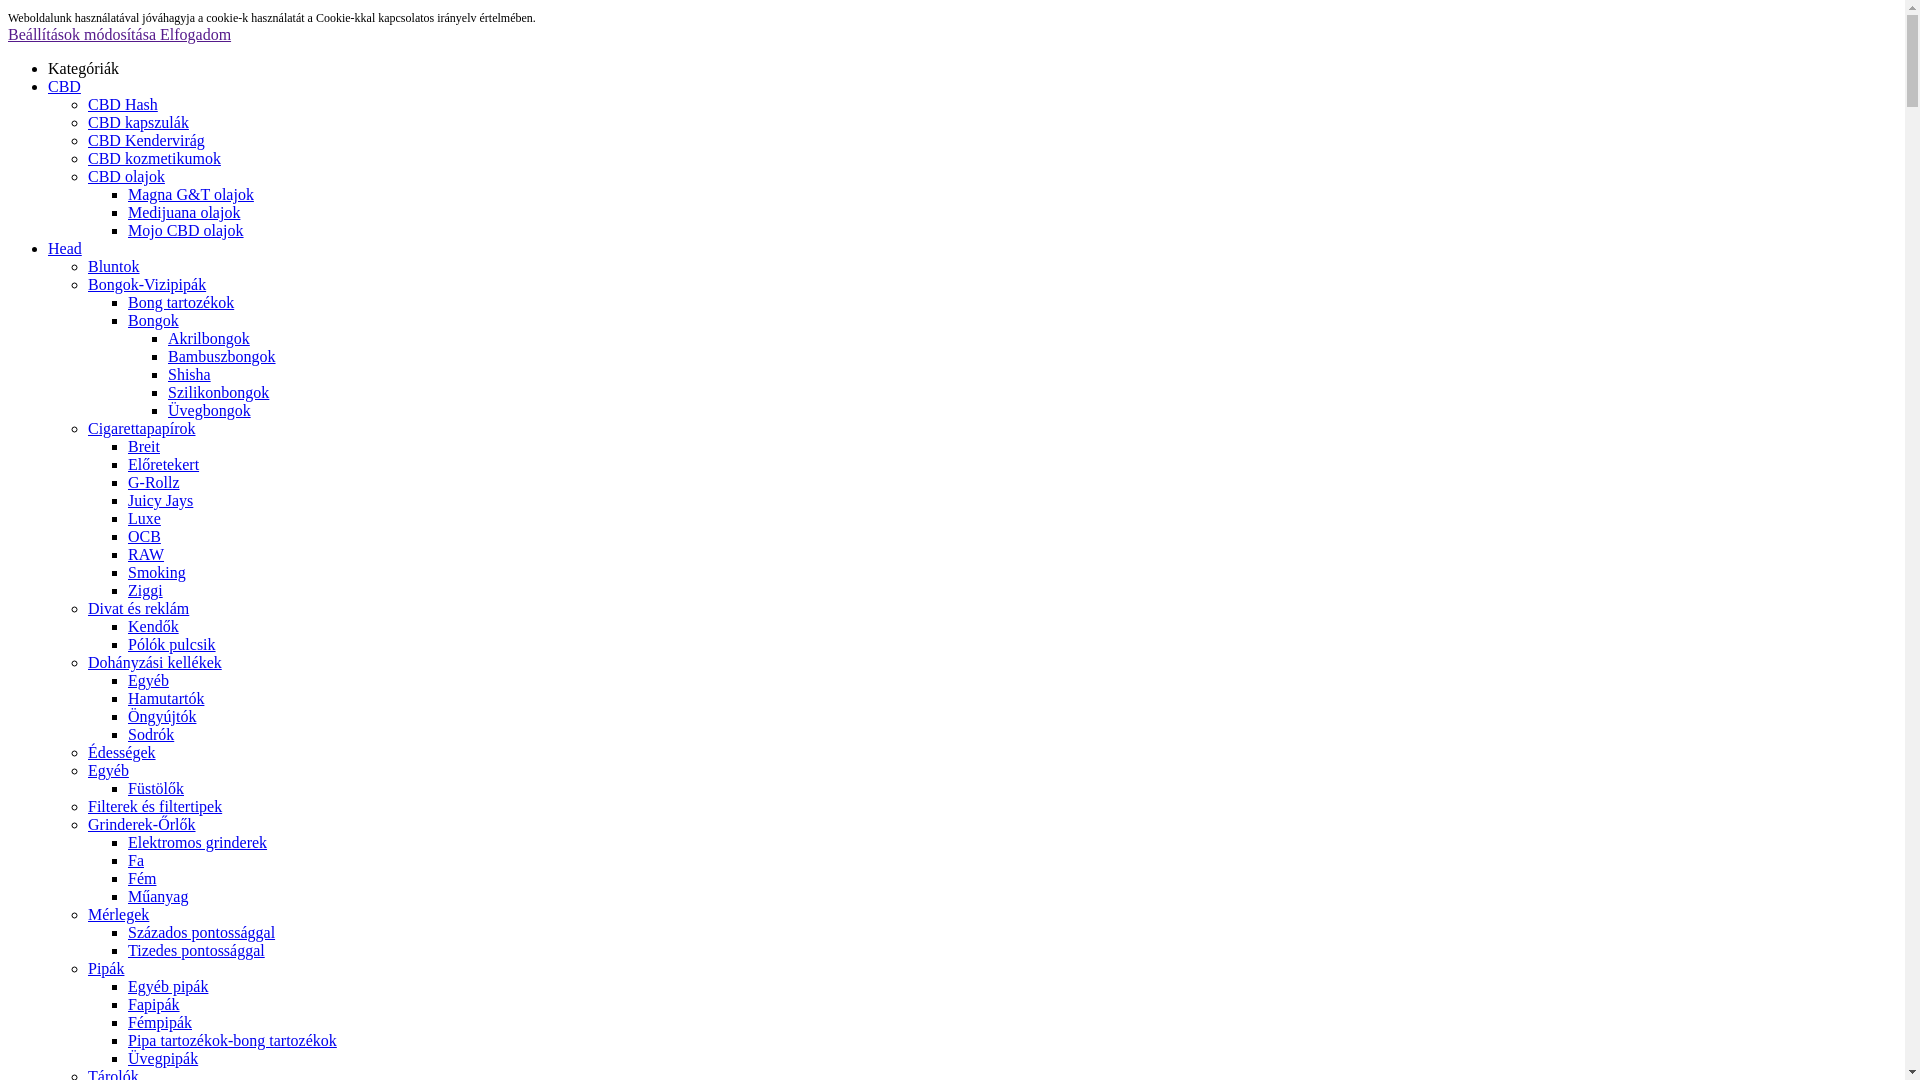 This screenshot has height=1080, width=1920. Describe the element at coordinates (127, 554) in the screenshot. I see `'RAW'` at that location.